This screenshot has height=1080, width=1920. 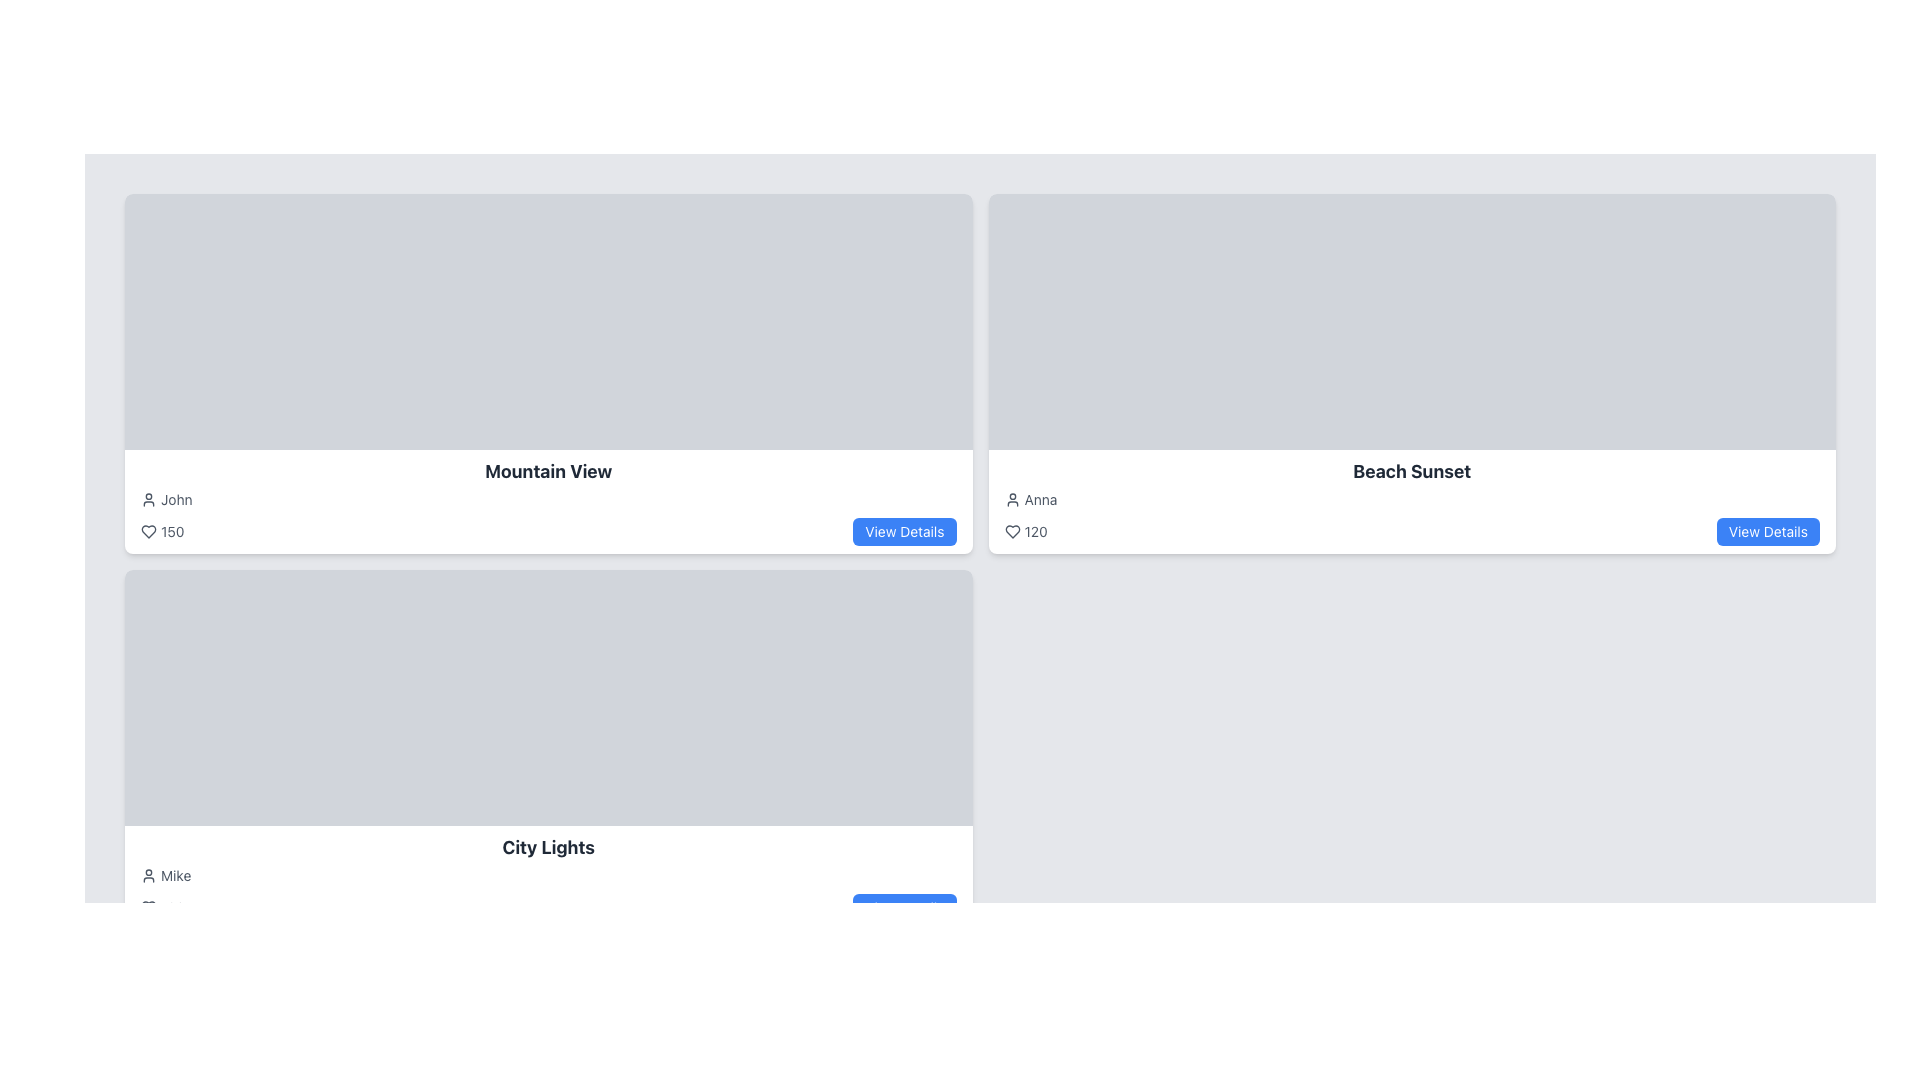 I want to click on the user profile icon associated with the name 'Anna', which is positioned to the left of the text label 'Anna' in the upper-right quadrant of the interface, so click(x=1012, y=499).